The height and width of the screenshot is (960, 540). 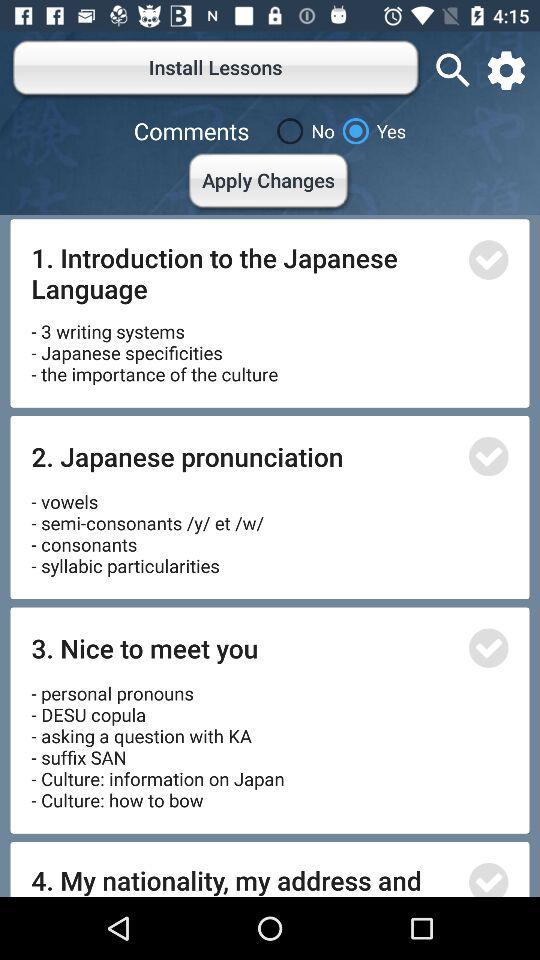 What do you see at coordinates (269, 183) in the screenshot?
I see `the item below the no` at bounding box center [269, 183].